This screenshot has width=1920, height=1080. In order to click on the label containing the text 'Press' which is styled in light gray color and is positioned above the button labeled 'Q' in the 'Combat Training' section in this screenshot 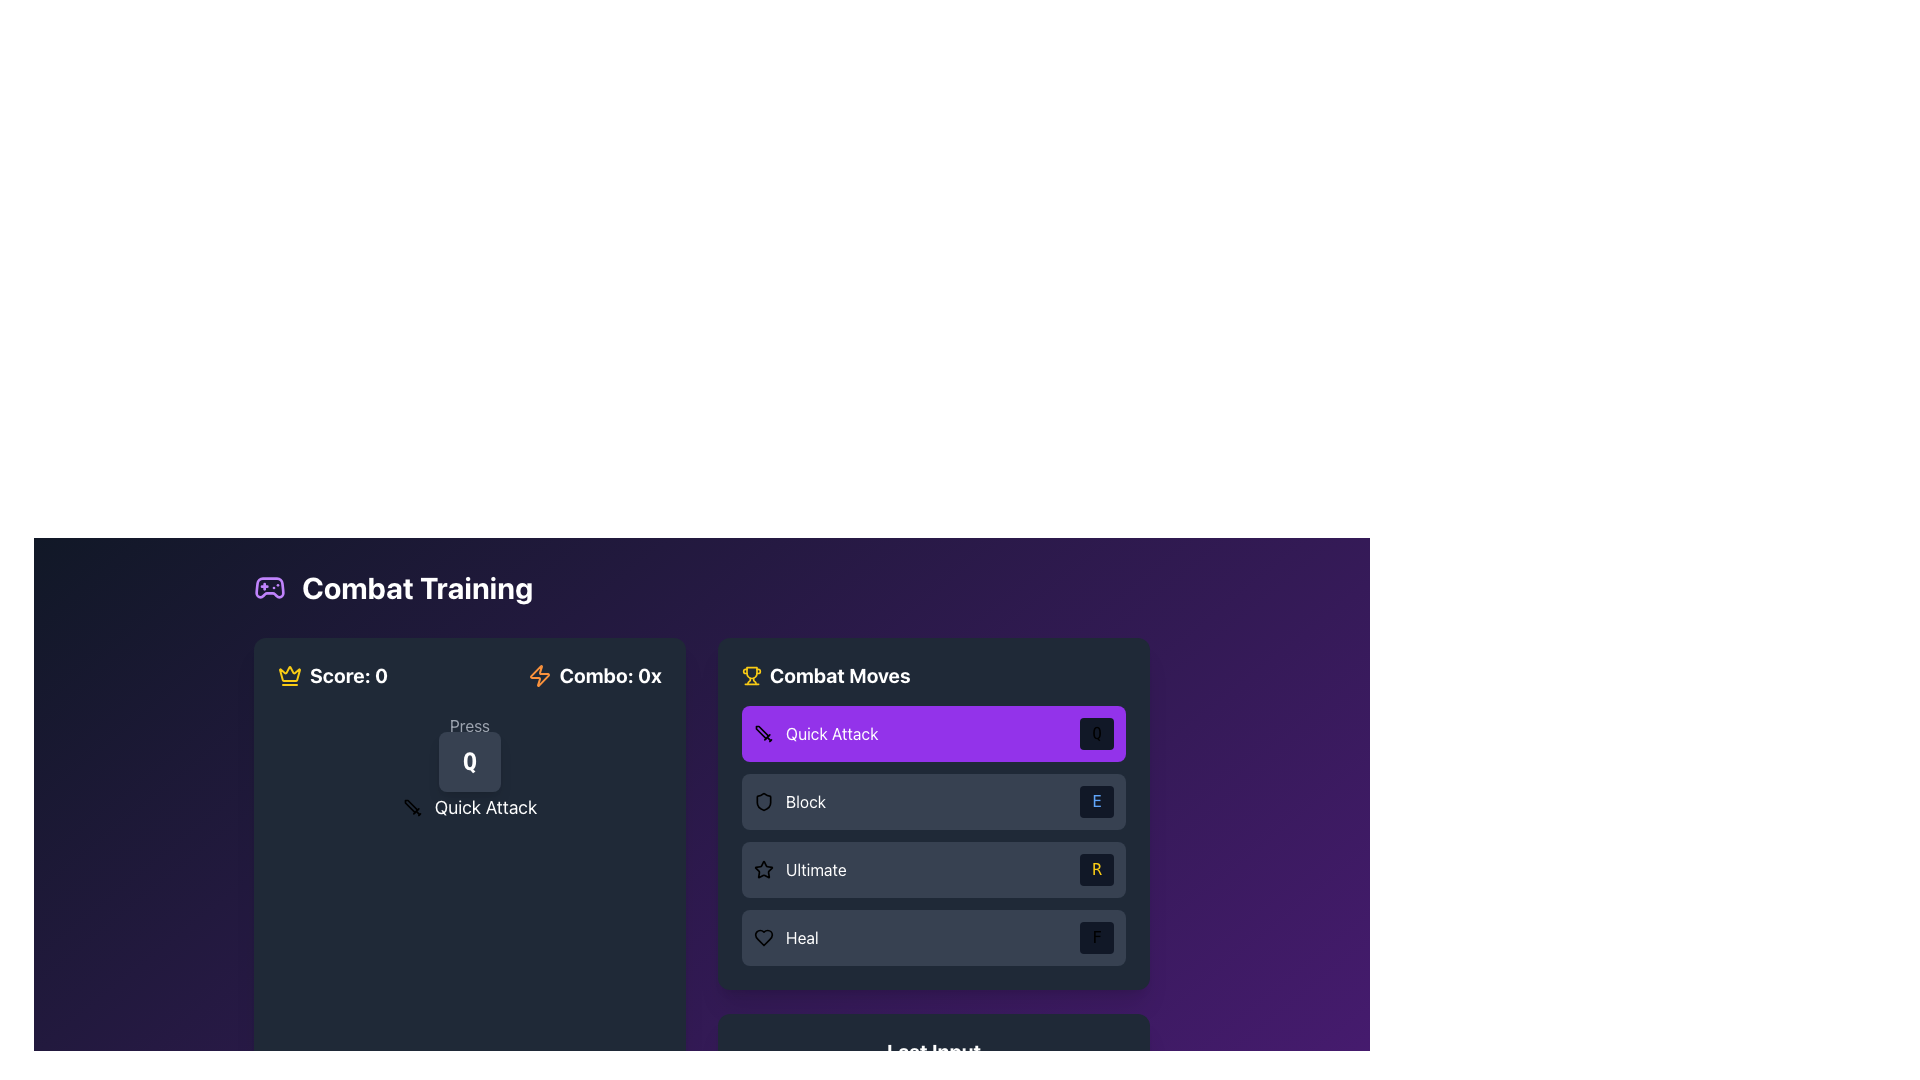, I will do `click(469, 725)`.